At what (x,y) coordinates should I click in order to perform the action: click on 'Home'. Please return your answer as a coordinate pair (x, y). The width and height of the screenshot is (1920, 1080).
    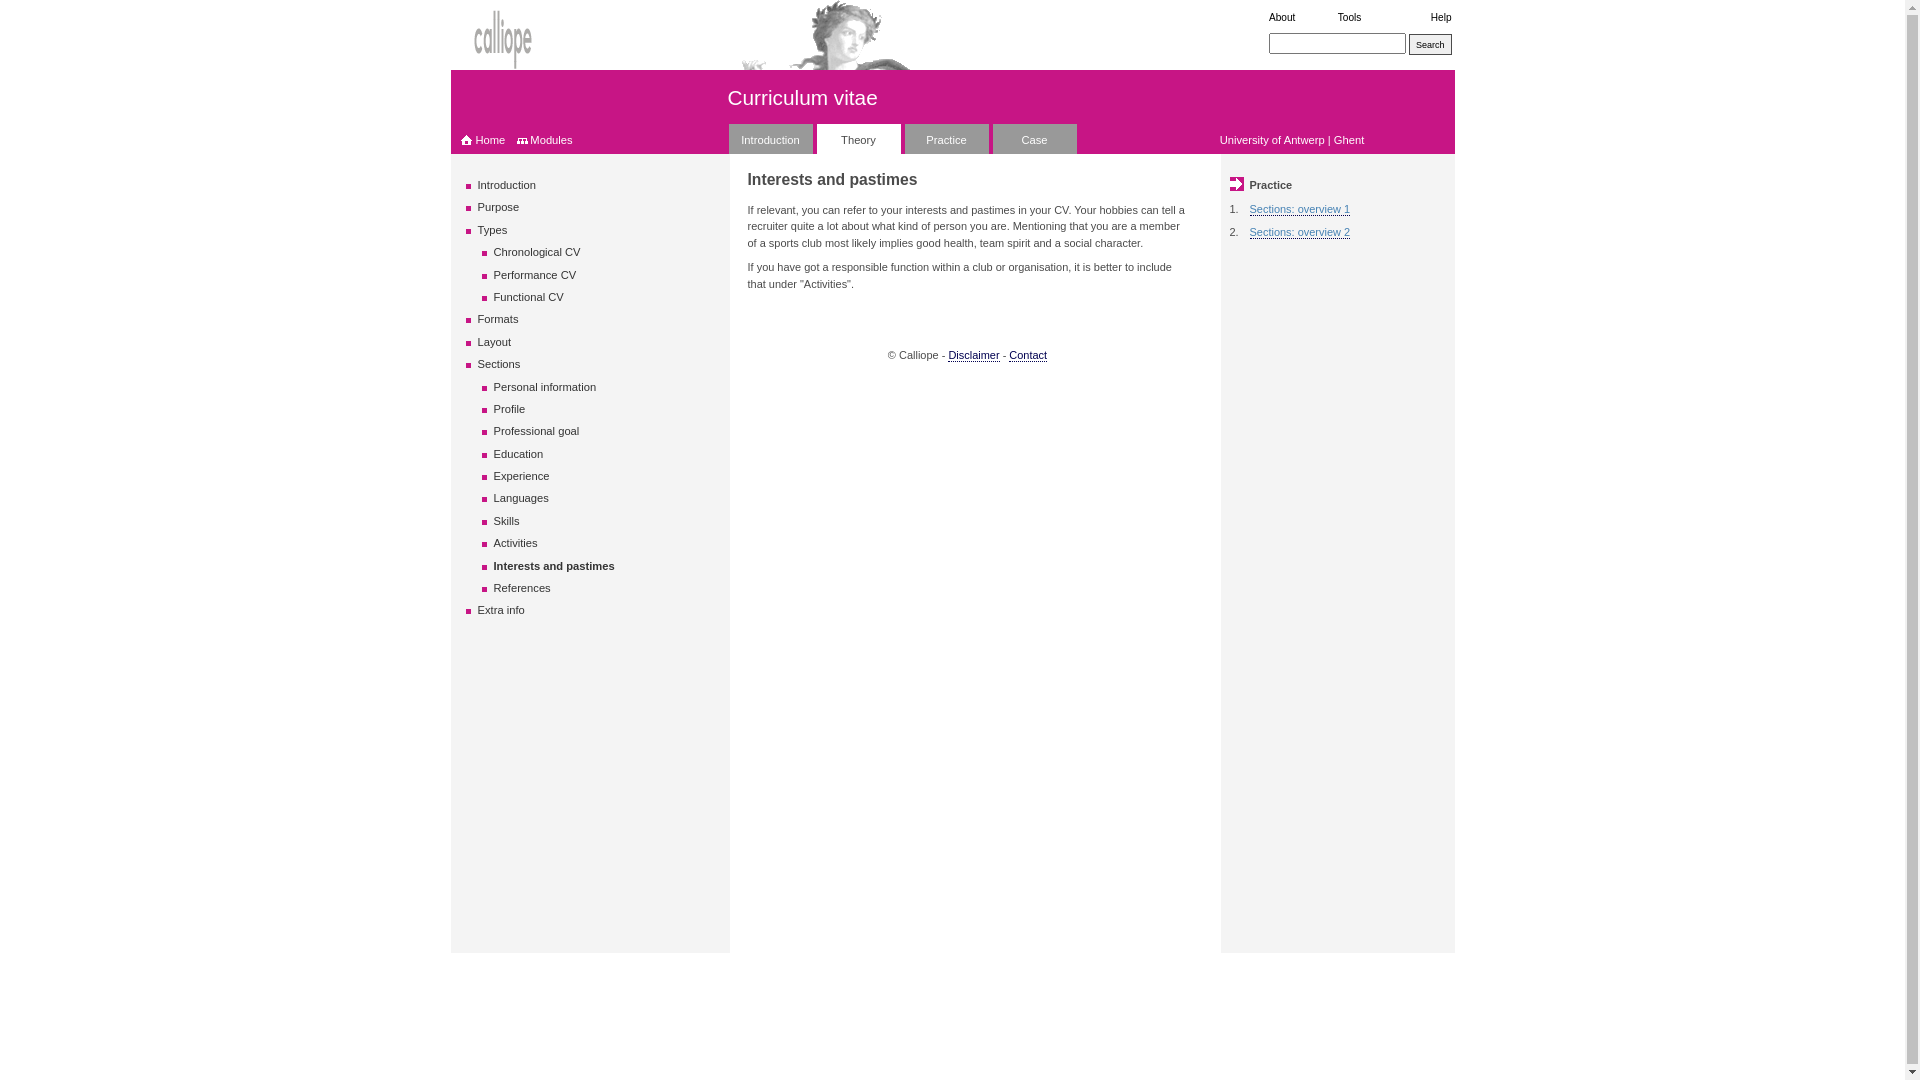
    Looking at the image, I should click on (482, 138).